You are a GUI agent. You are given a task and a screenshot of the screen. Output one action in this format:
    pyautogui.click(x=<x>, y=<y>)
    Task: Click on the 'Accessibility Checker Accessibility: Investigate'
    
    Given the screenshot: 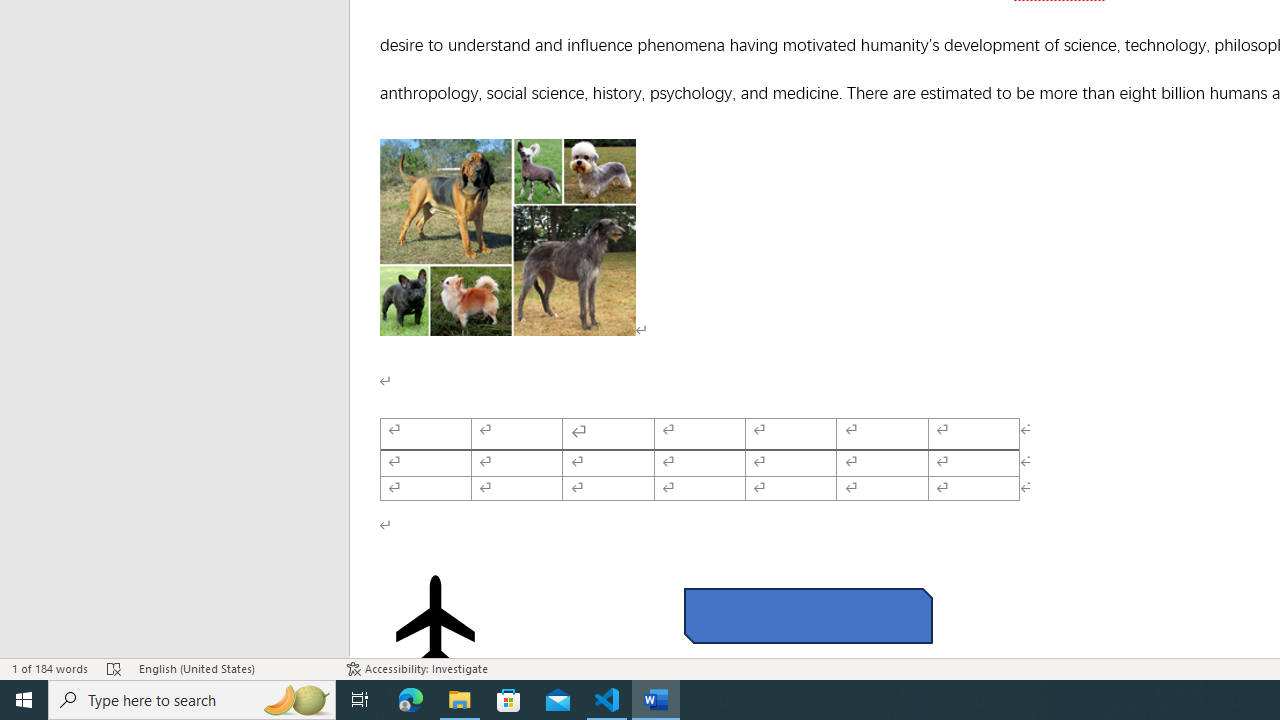 What is the action you would take?
    pyautogui.click(x=416, y=669)
    